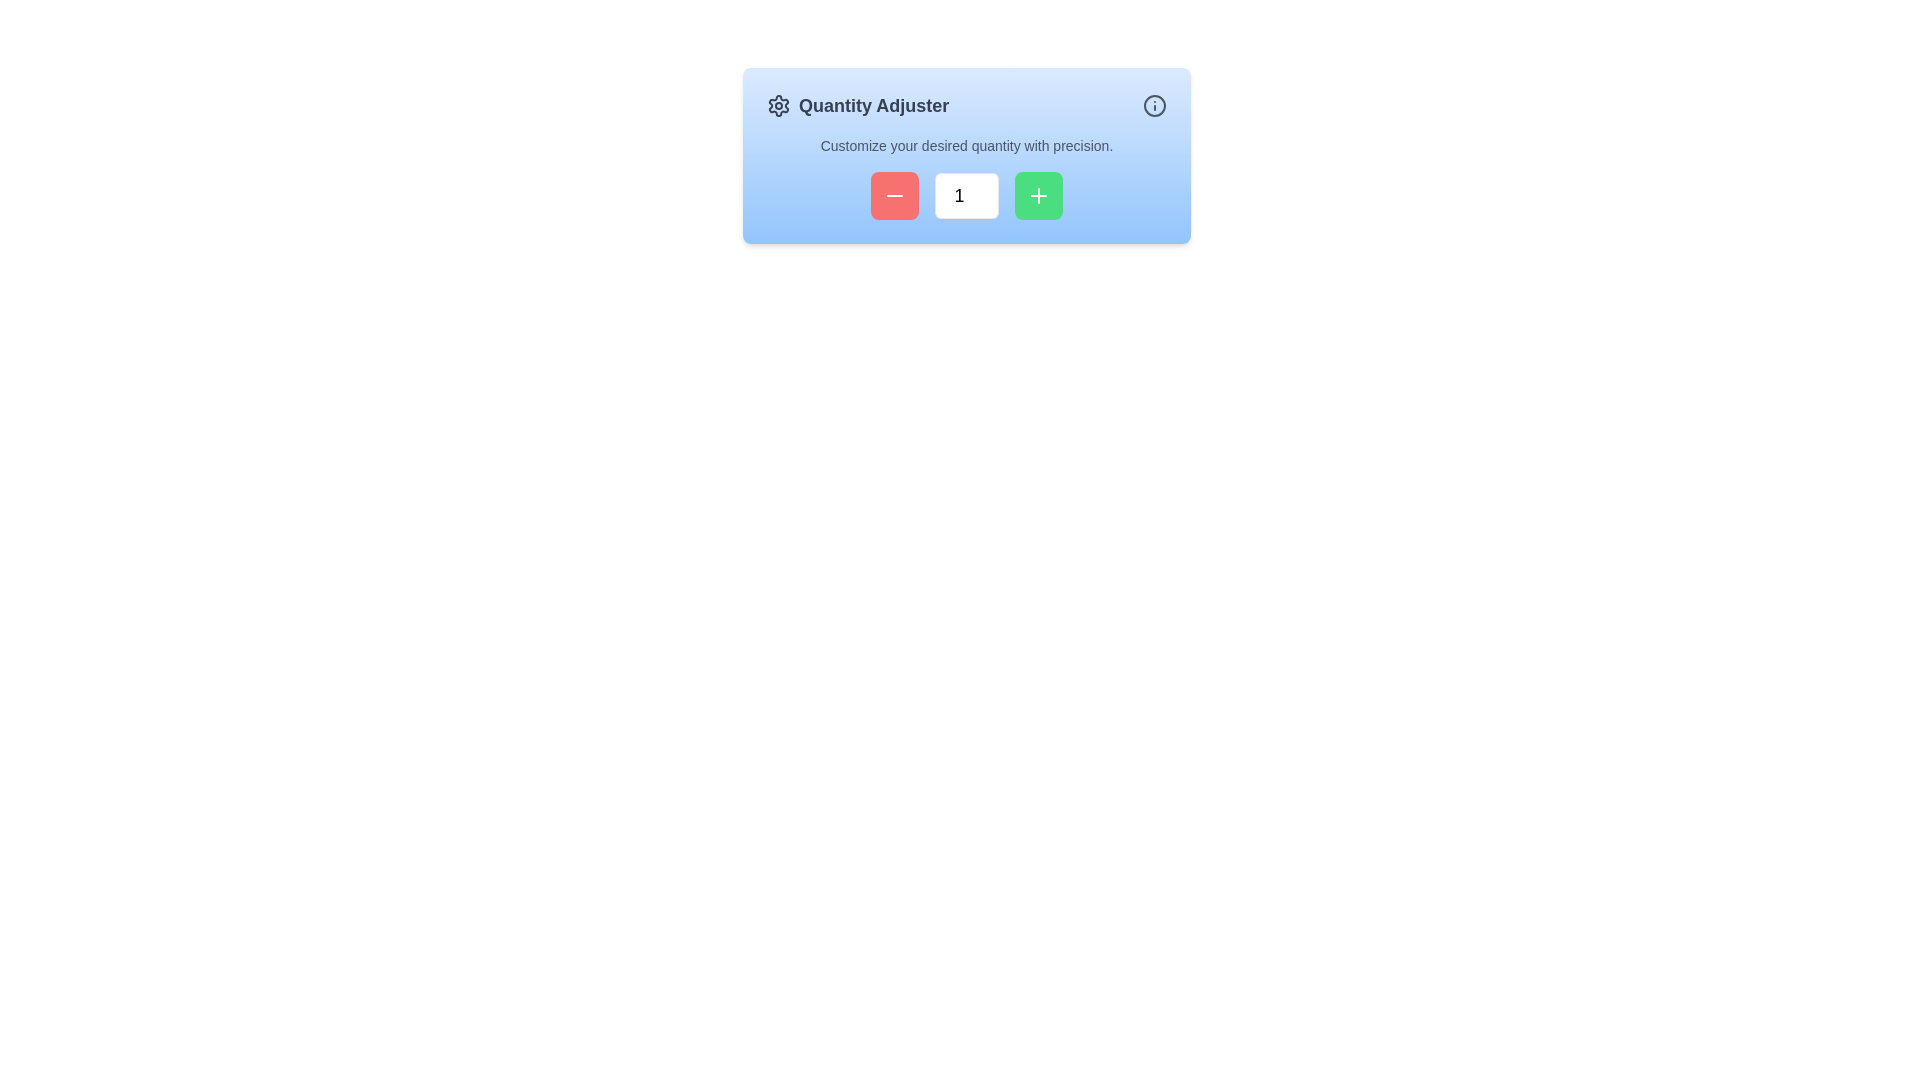 Image resolution: width=1920 pixels, height=1080 pixels. What do you see at coordinates (1155, 105) in the screenshot?
I see `the informational/help icon, which is a circular icon with an outlined gray circle and a dot in the middle, located at the top-right corner of the 'Quantity Adjuster' section` at bounding box center [1155, 105].